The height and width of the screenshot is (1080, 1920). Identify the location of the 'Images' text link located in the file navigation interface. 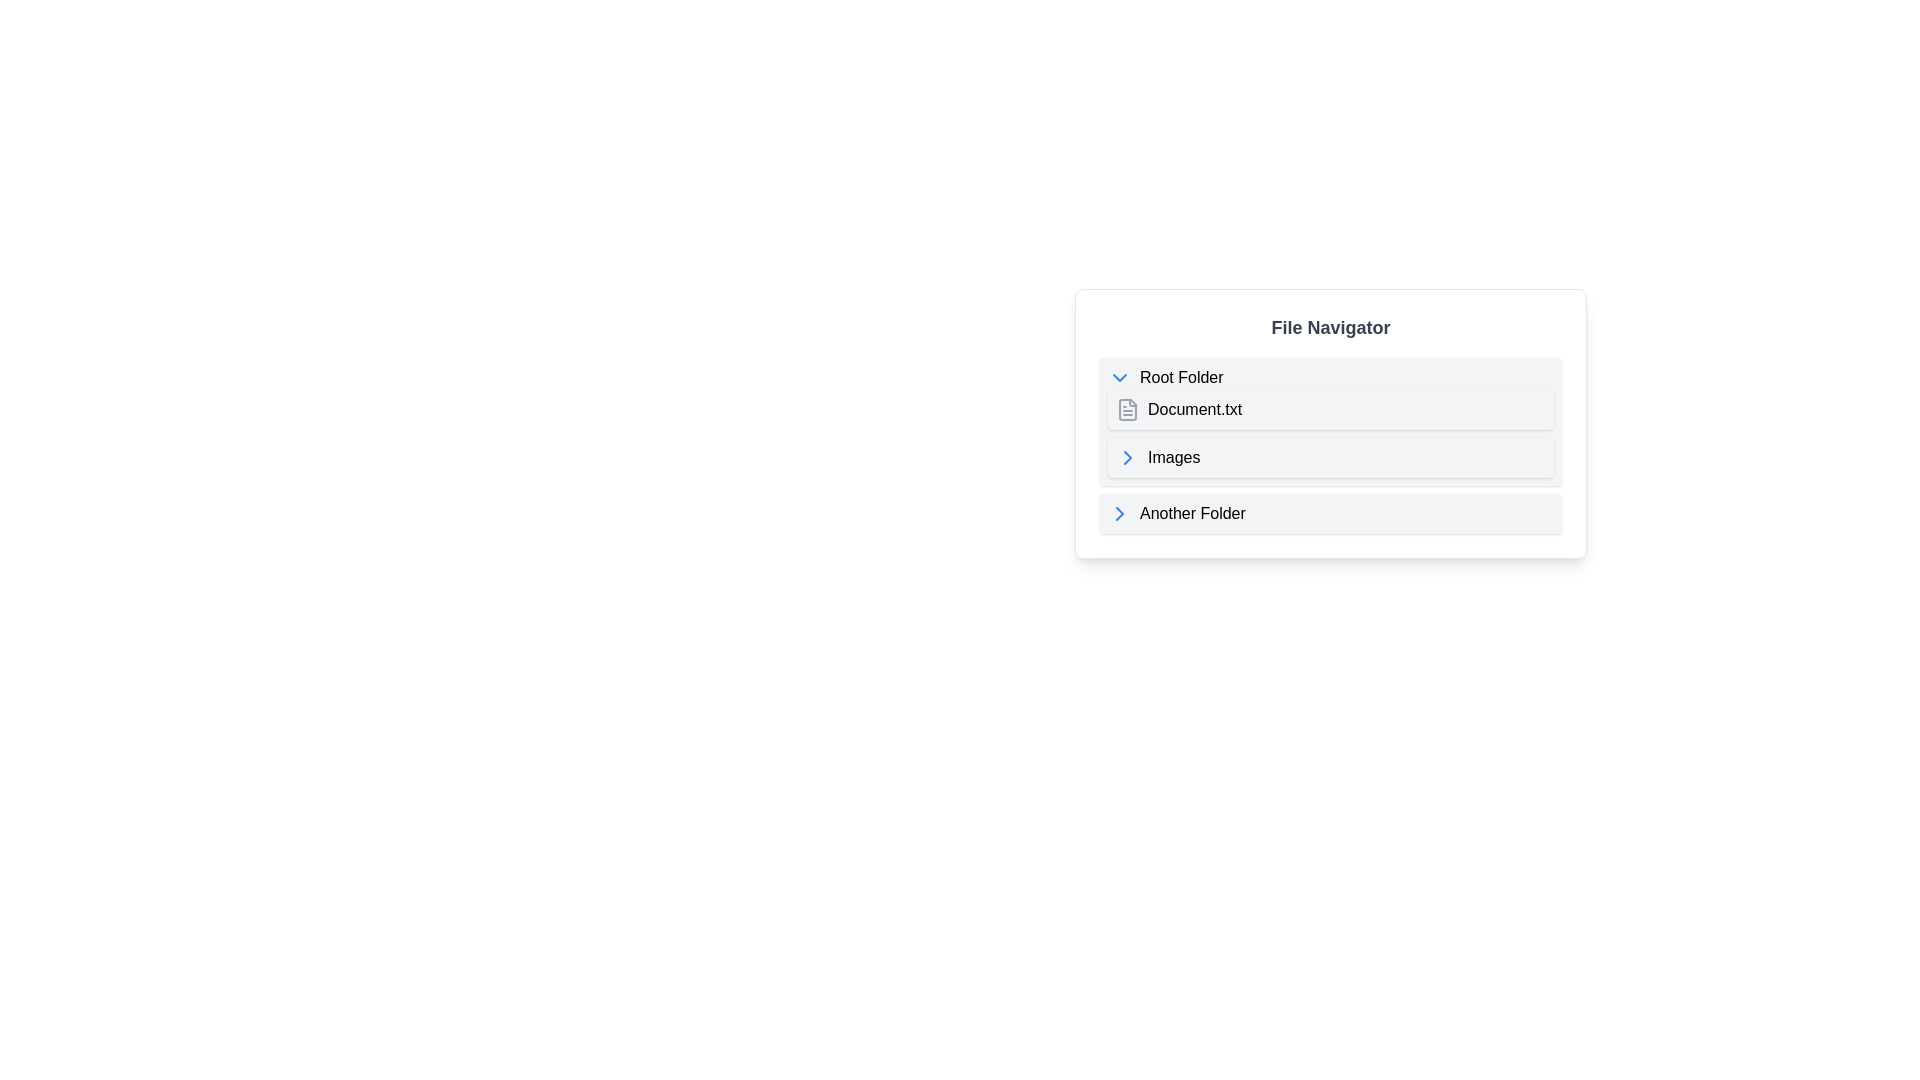
(1174, 458).